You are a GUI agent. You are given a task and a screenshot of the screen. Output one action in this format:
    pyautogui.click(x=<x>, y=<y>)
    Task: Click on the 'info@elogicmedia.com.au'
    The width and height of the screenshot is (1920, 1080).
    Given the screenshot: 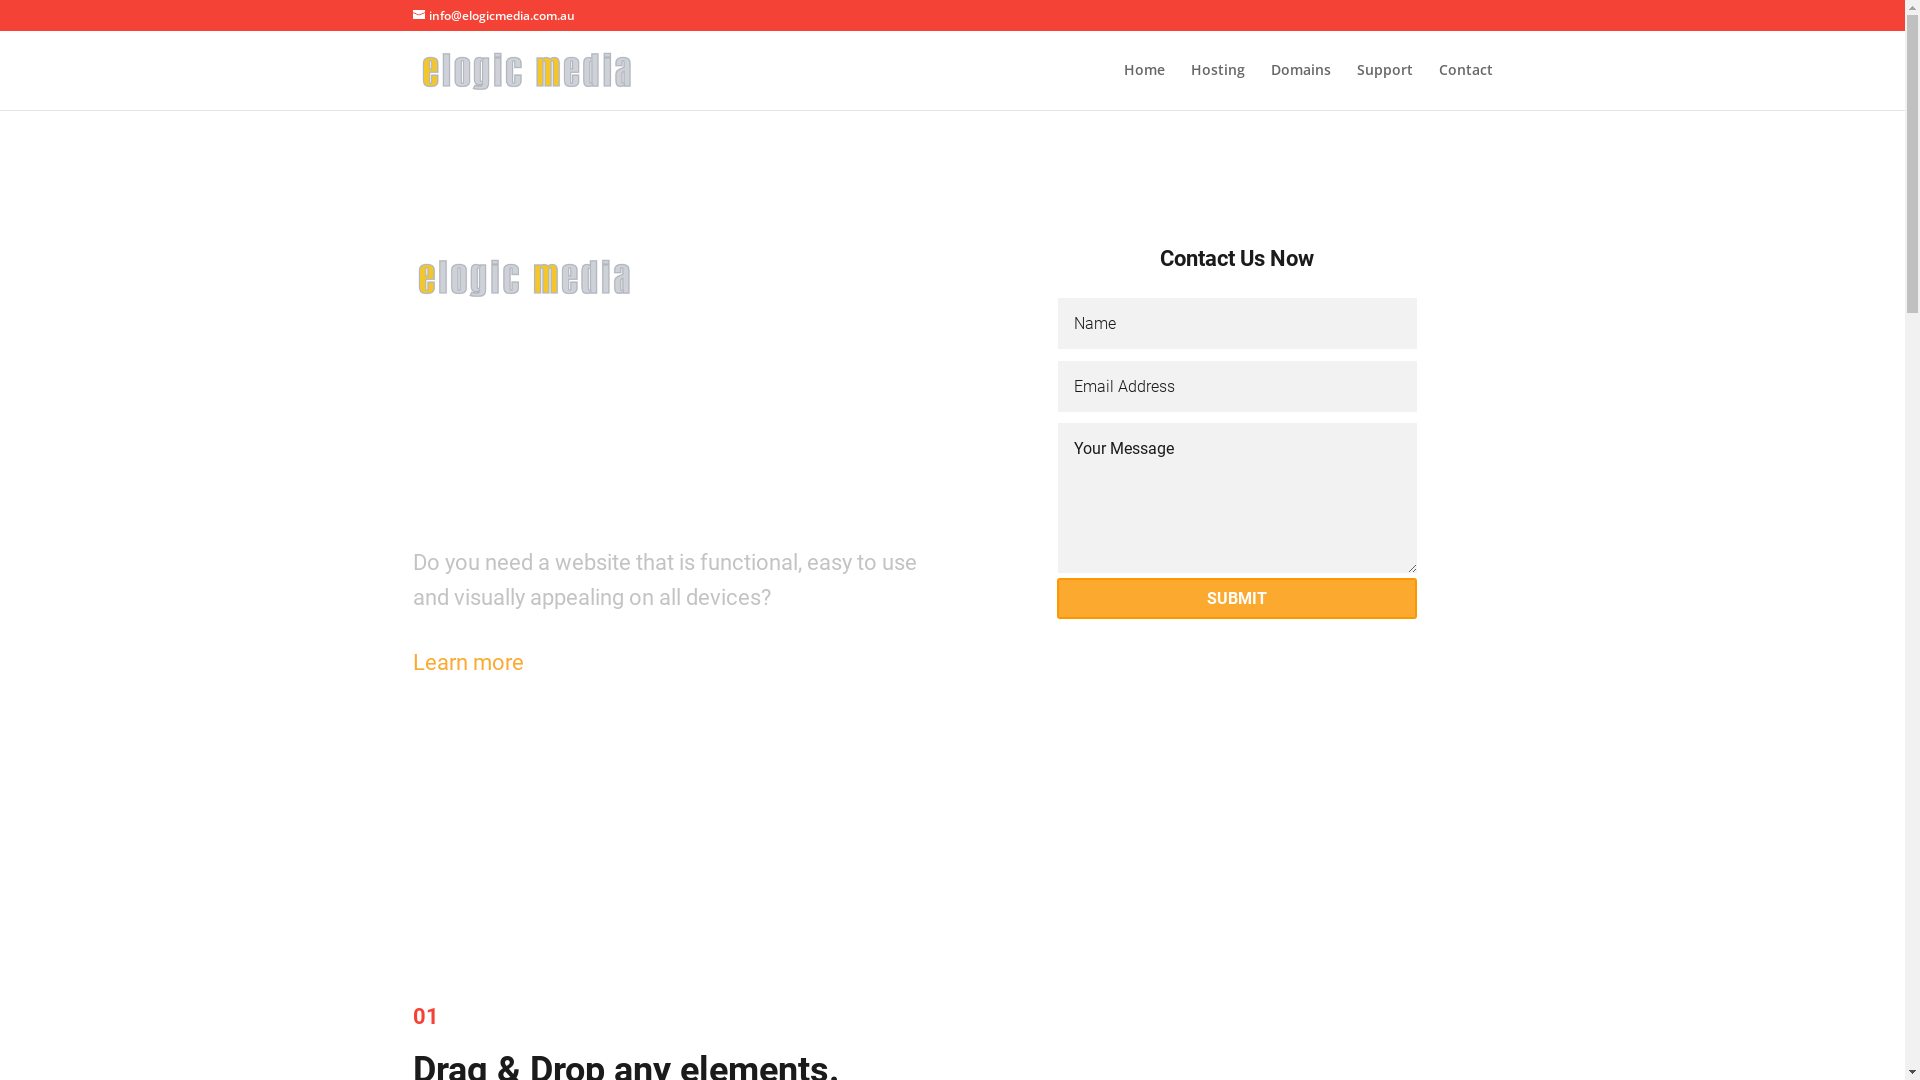 What is the action you would take?
    pyautogui.click(x=493, y=15)
    